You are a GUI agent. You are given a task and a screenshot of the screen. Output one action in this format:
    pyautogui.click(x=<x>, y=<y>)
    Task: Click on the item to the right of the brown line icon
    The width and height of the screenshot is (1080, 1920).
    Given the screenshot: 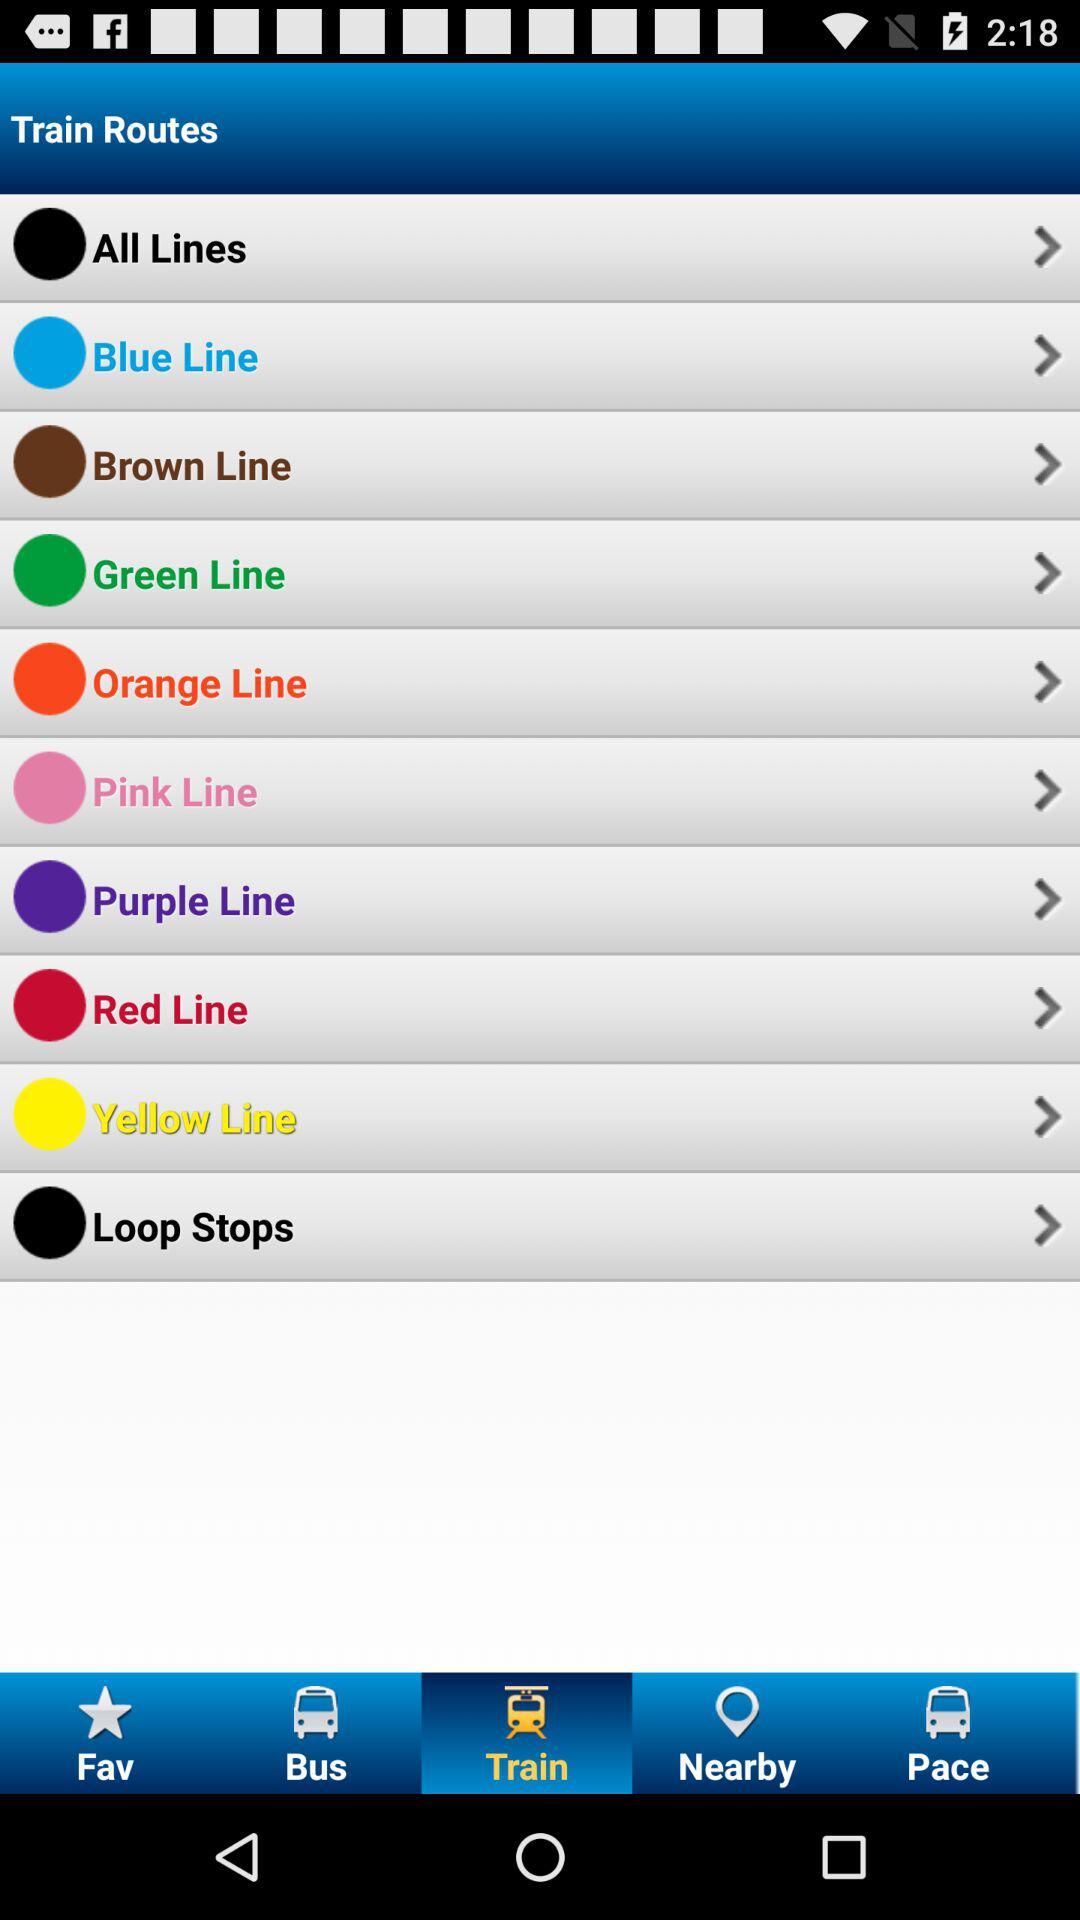 What is the action you would take?
    pyautogui.click(x=1044, y=463)
    